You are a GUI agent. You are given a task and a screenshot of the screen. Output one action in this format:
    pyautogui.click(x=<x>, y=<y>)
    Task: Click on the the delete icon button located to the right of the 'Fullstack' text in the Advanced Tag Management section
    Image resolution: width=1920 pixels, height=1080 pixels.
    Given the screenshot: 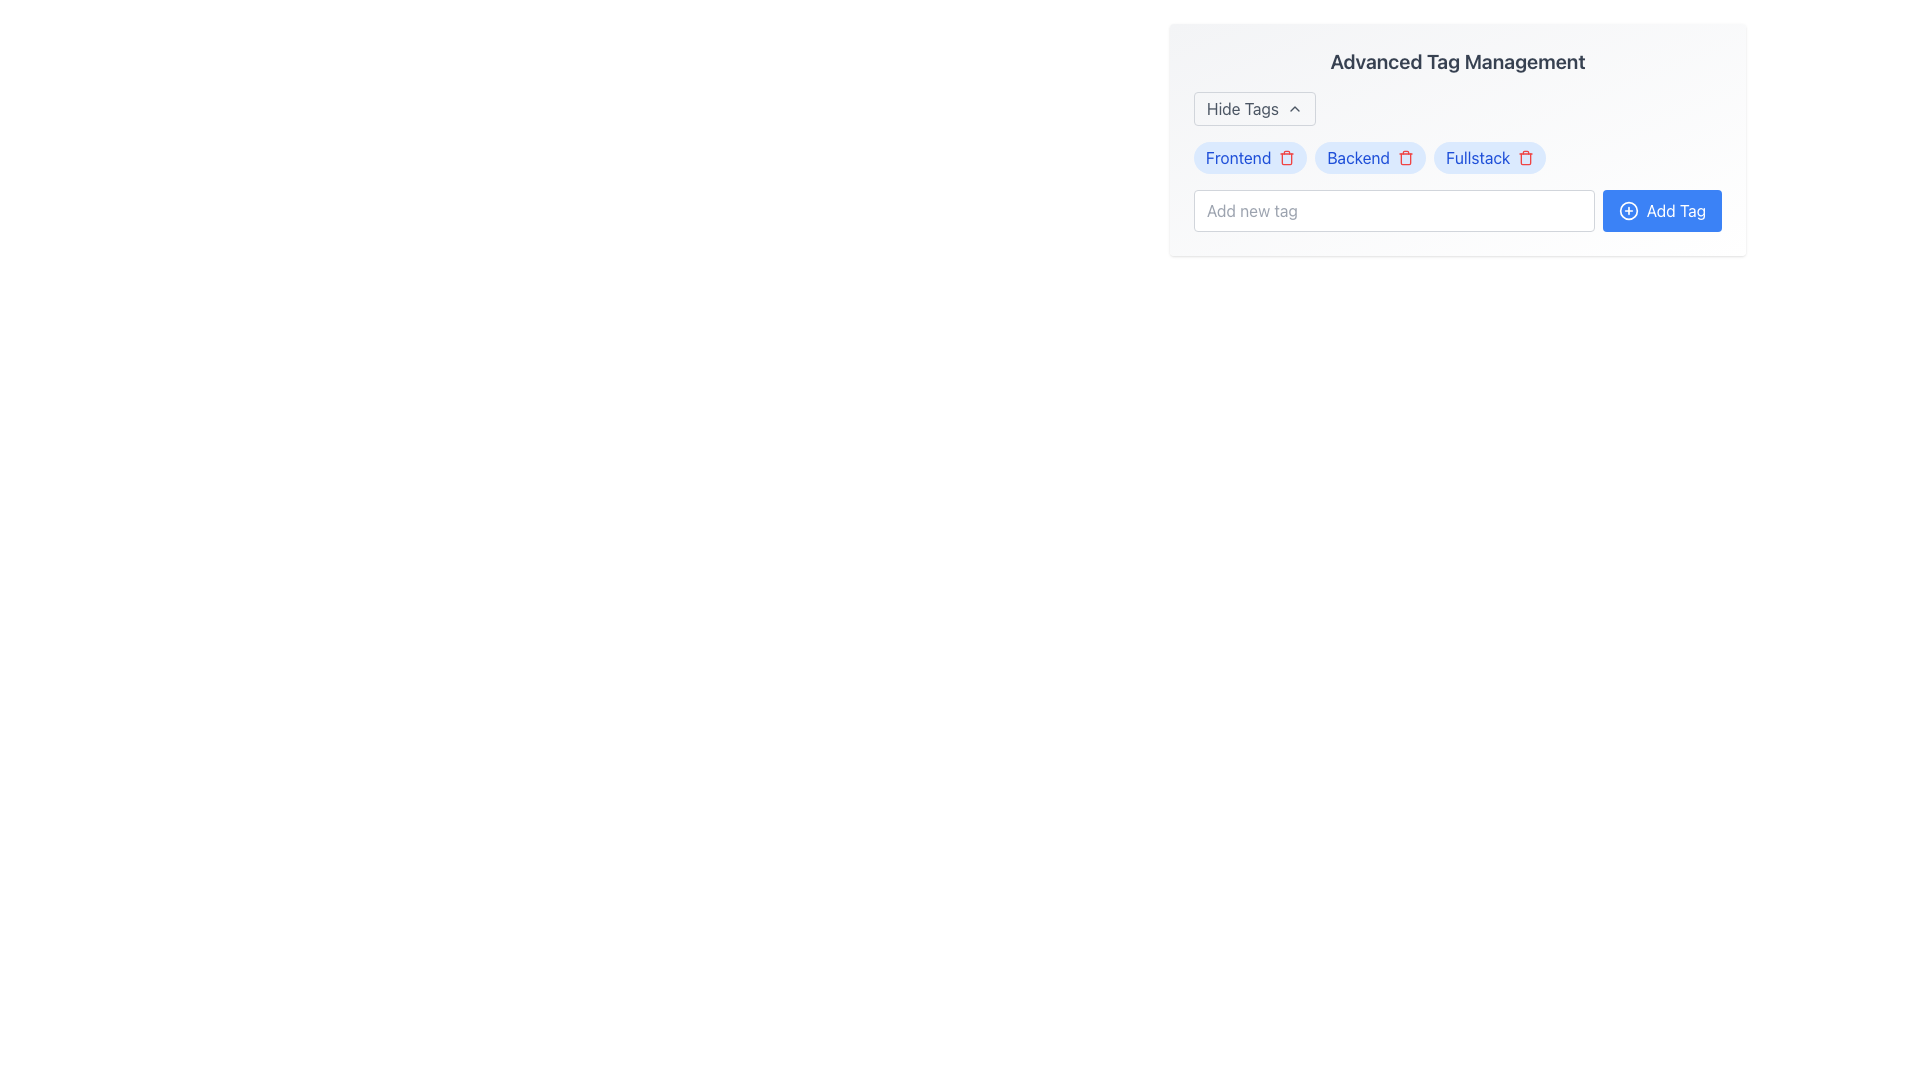 What is the action you would take?
    pyautogui.click(x=1525, y=157)
    